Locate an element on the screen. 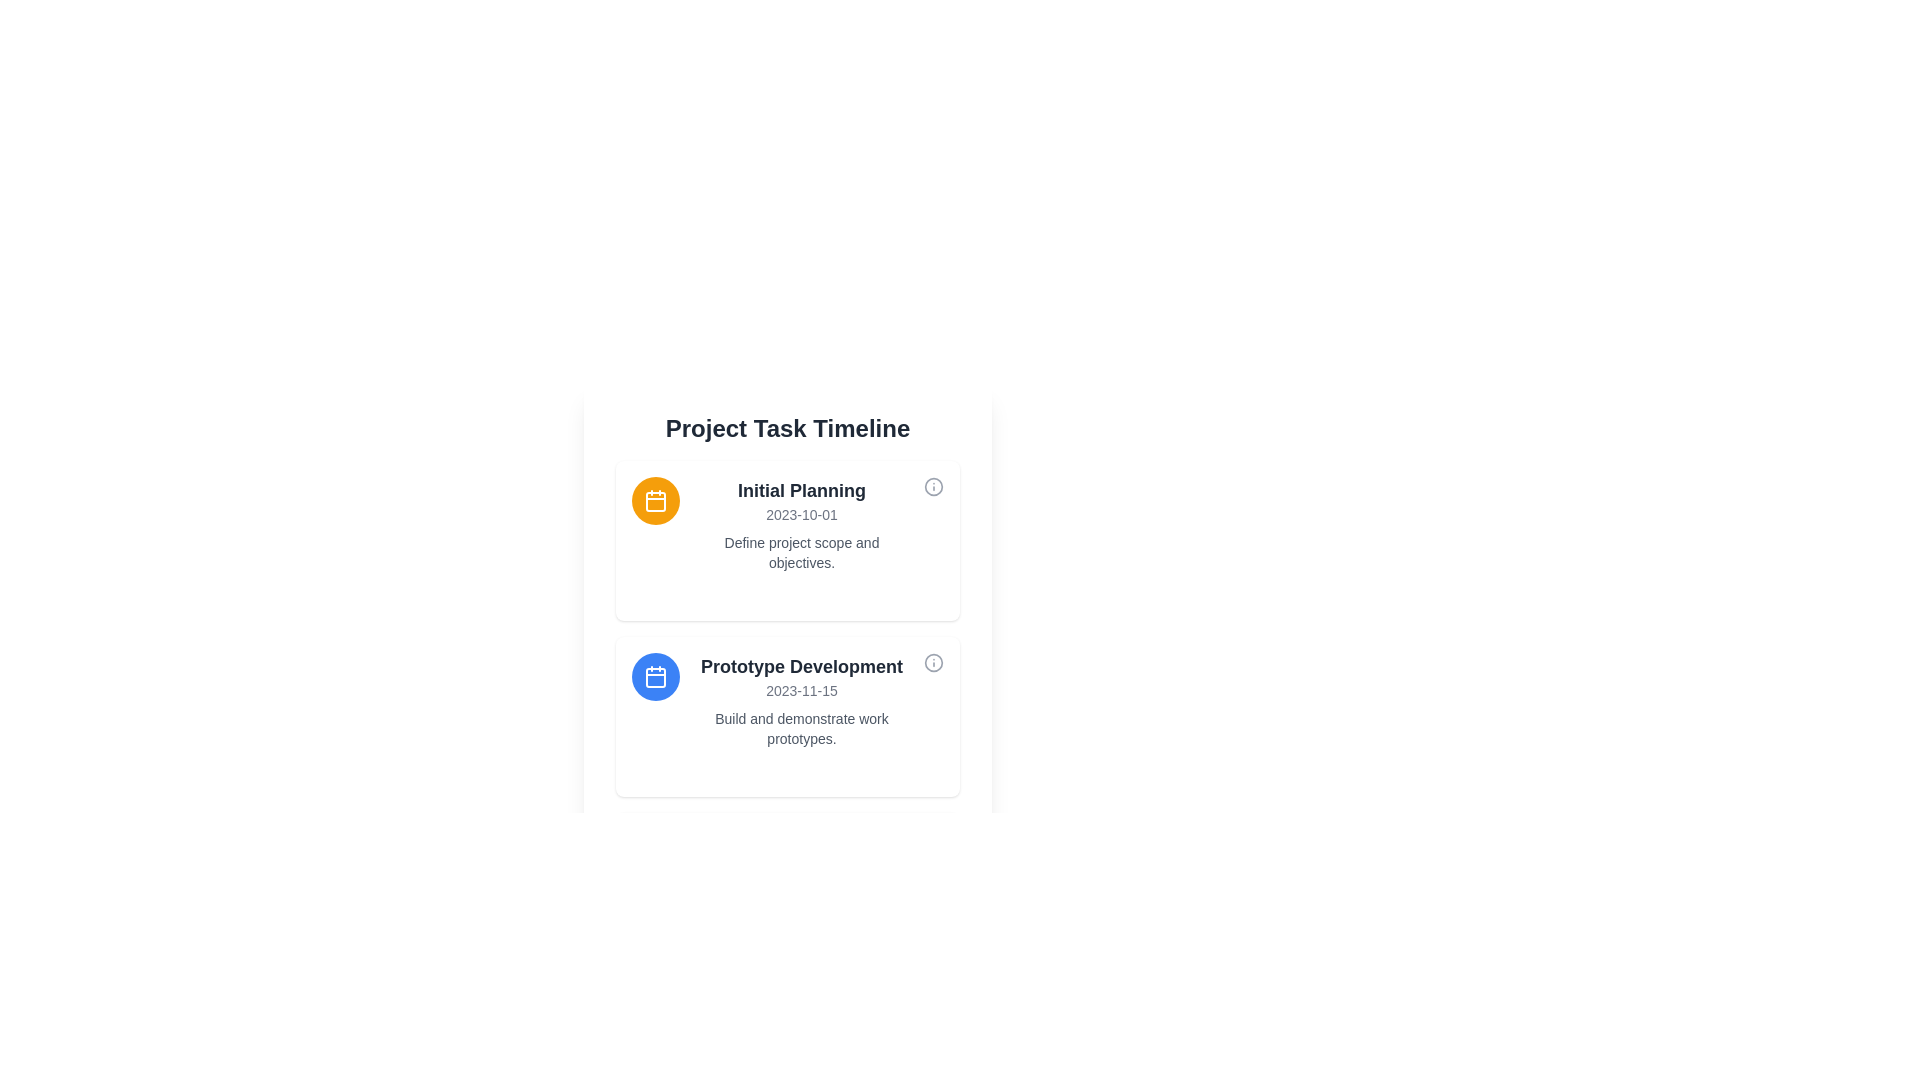  the blue circular icon containing a calendar symbol located at the start of the 'Prototype Development' entry in the bottom row of the task cards is located at coordinates (656, 676).